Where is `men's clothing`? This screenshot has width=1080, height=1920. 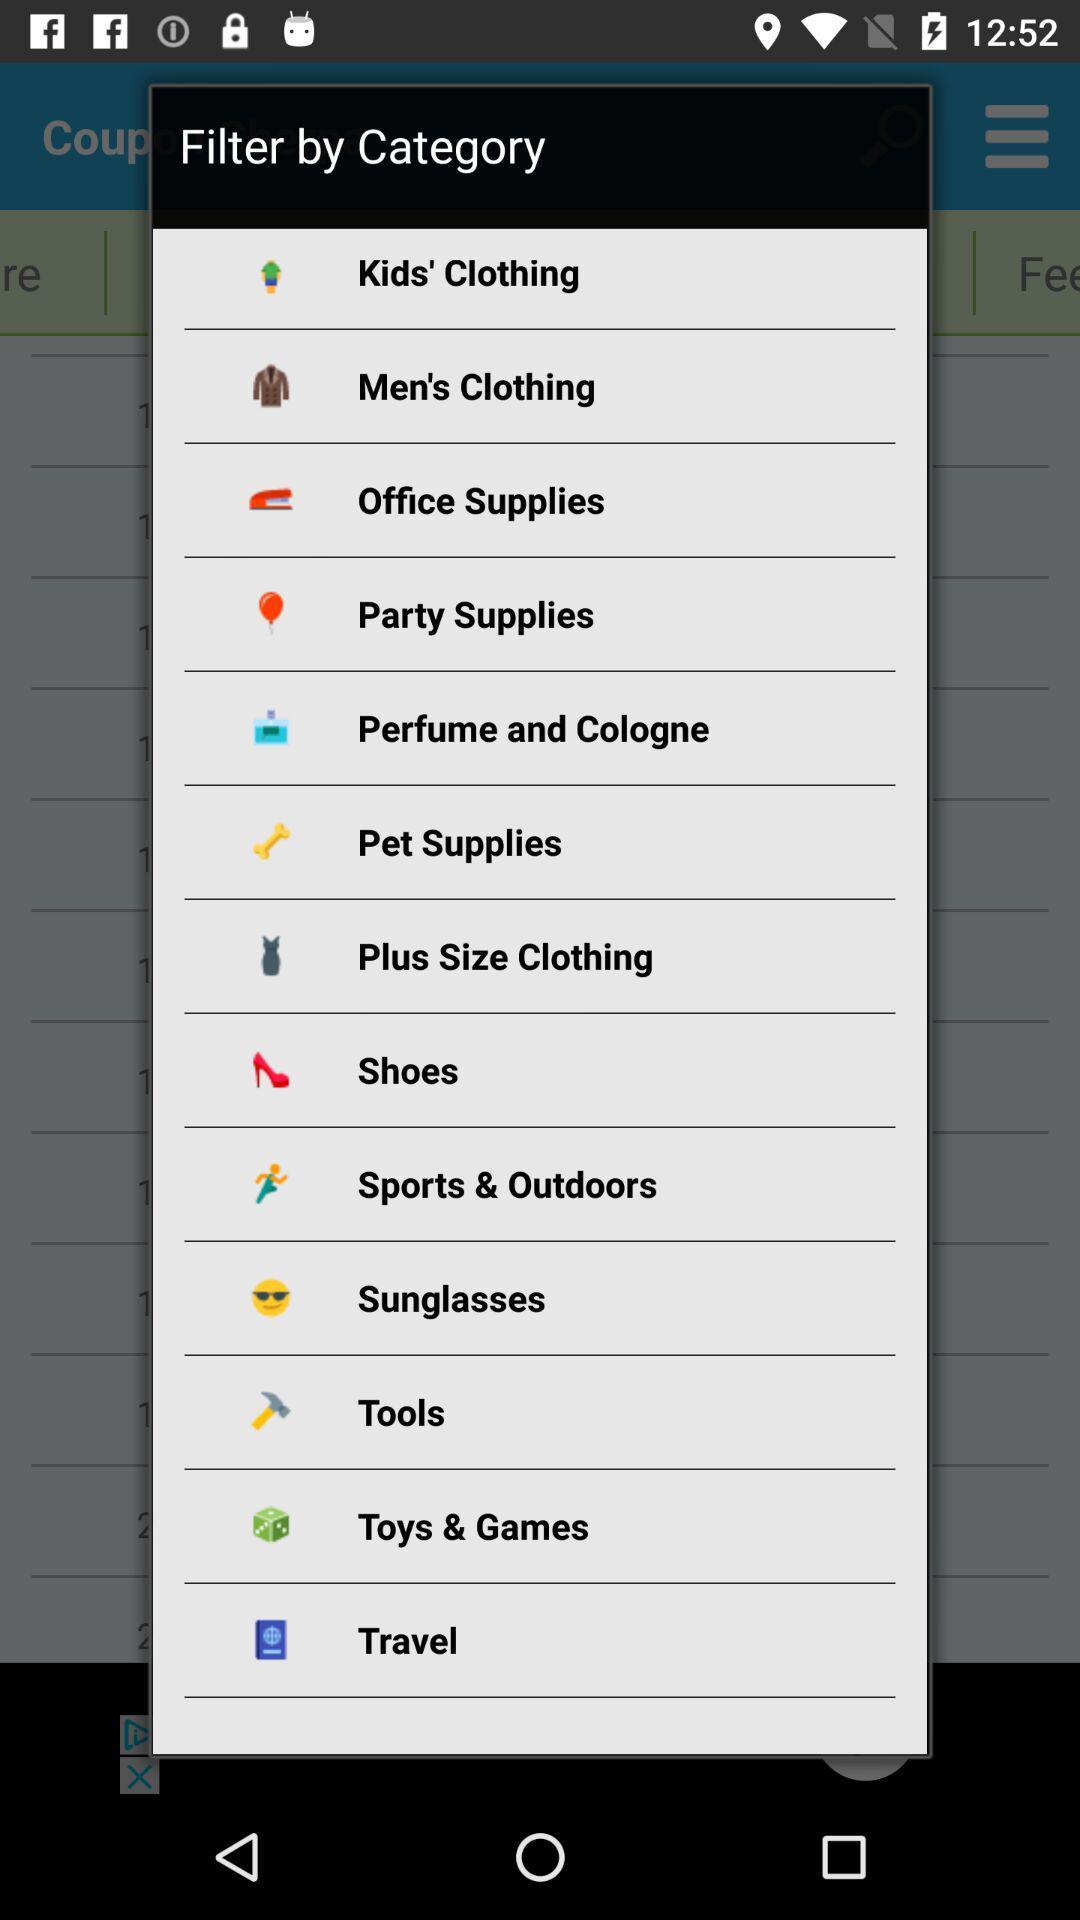 men's clothing is located at coordinates (563, 385).